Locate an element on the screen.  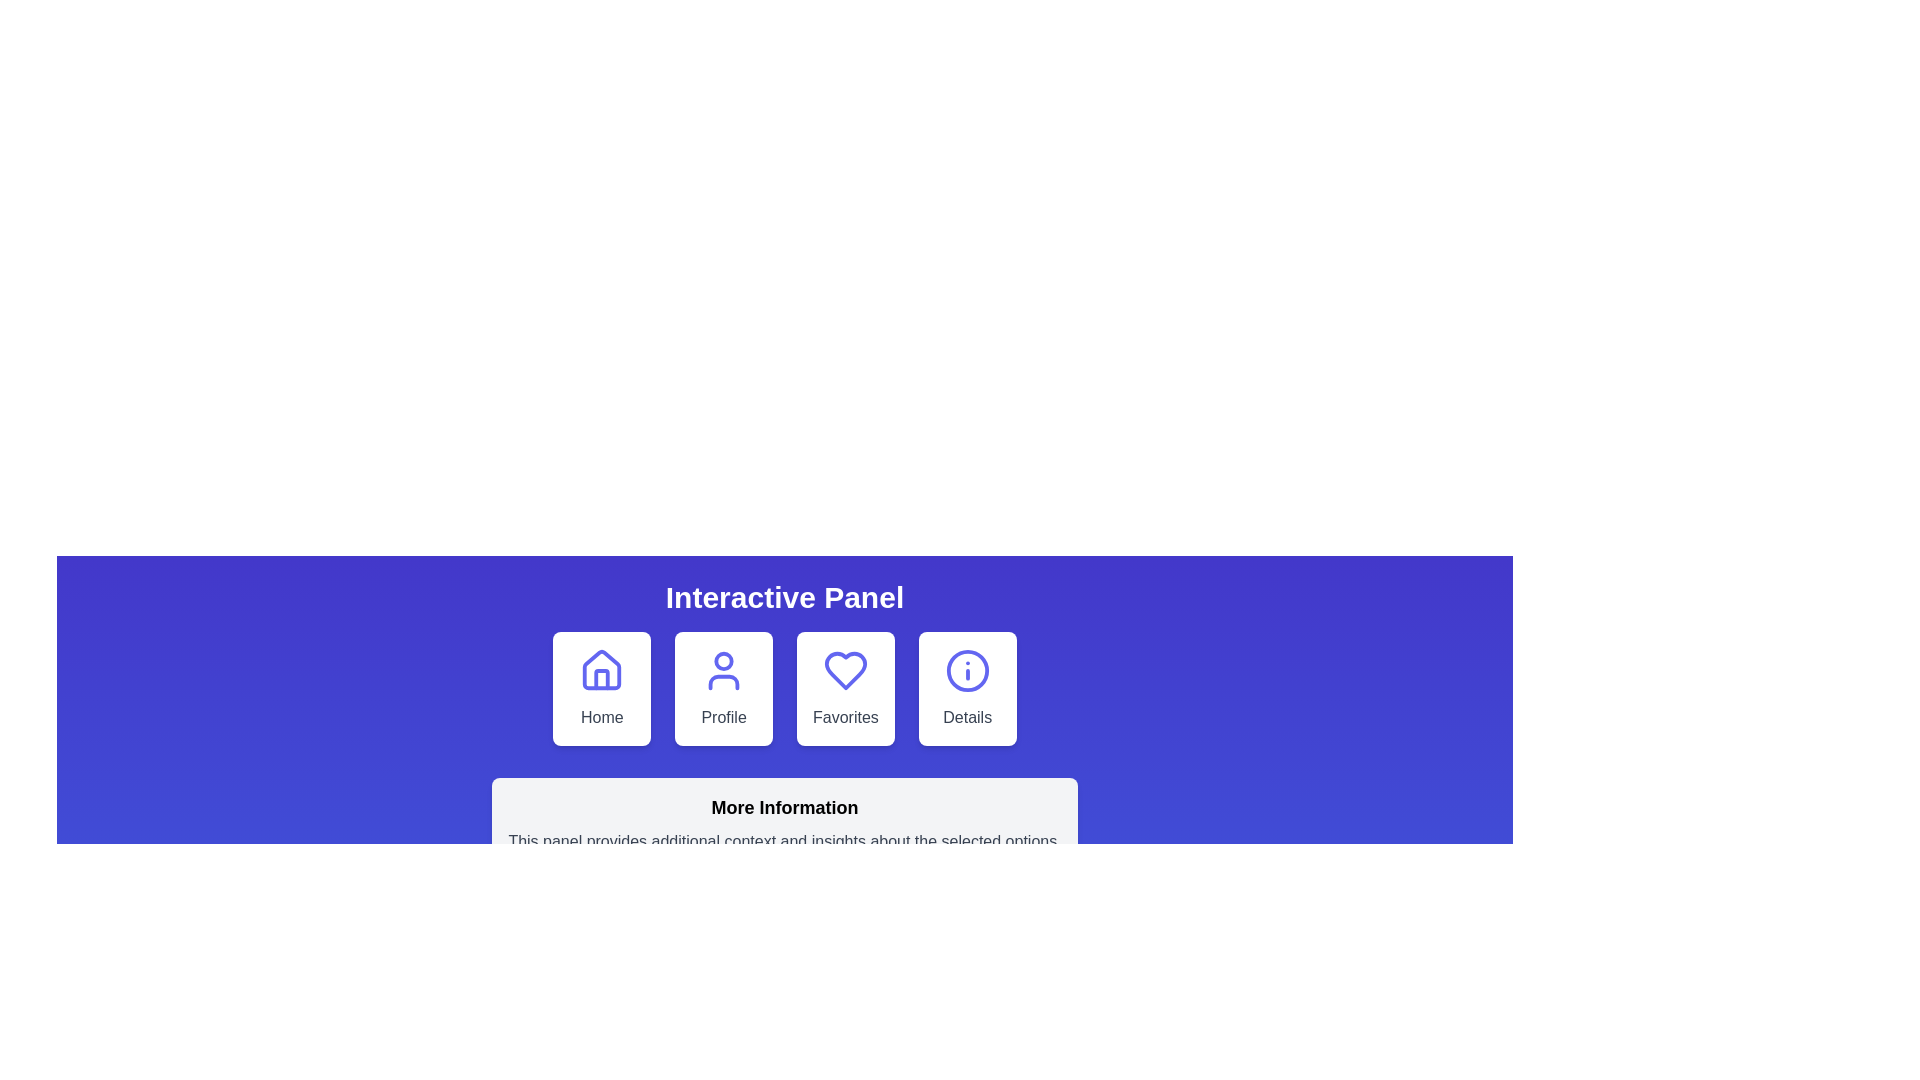
the 'Favorites' text label, which is displayed in medium gray font below a heart icon in the third card of a vertically arranged card layout is located at coordinates (845, 716).